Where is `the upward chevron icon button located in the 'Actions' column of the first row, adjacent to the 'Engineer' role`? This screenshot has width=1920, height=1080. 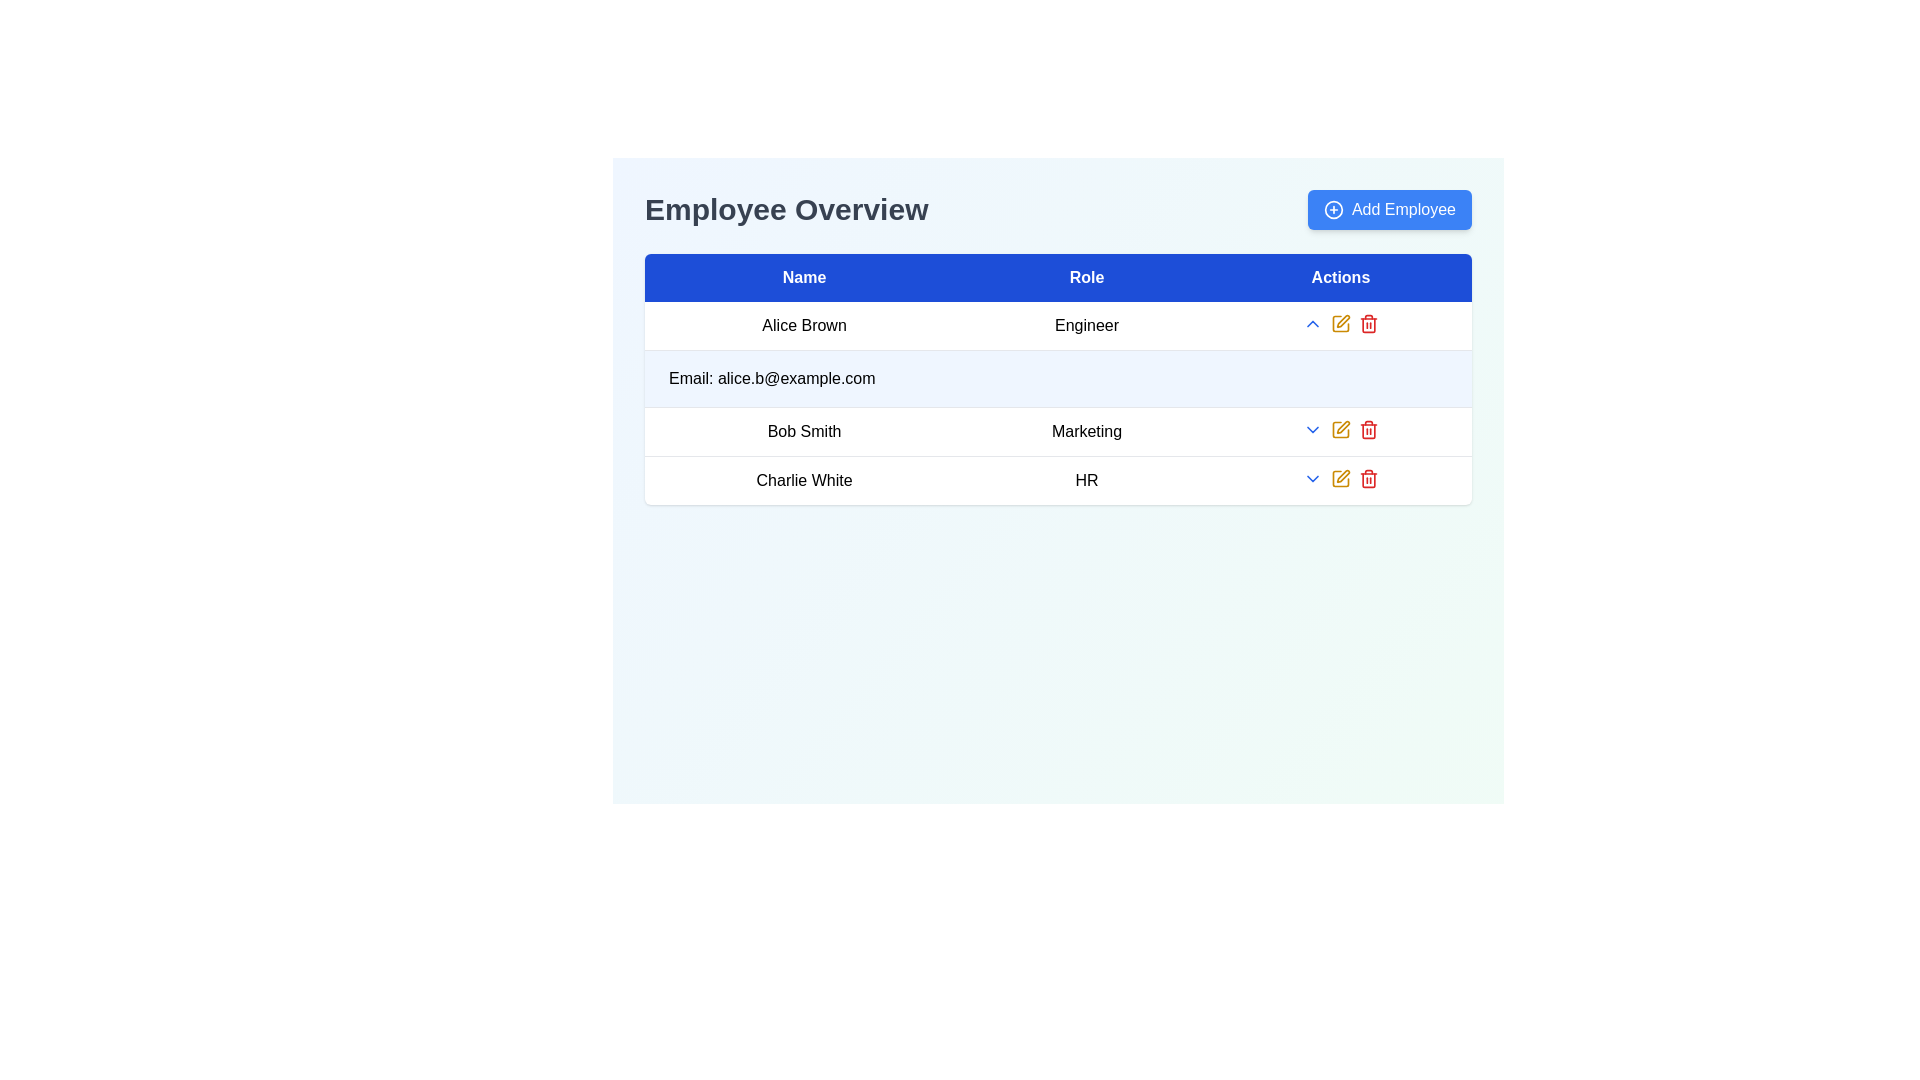
the upward chevron icon button located in the 'Actions' column of the first row, adjacent to the 'Engineer' role is located at coordinates (1312, 323).